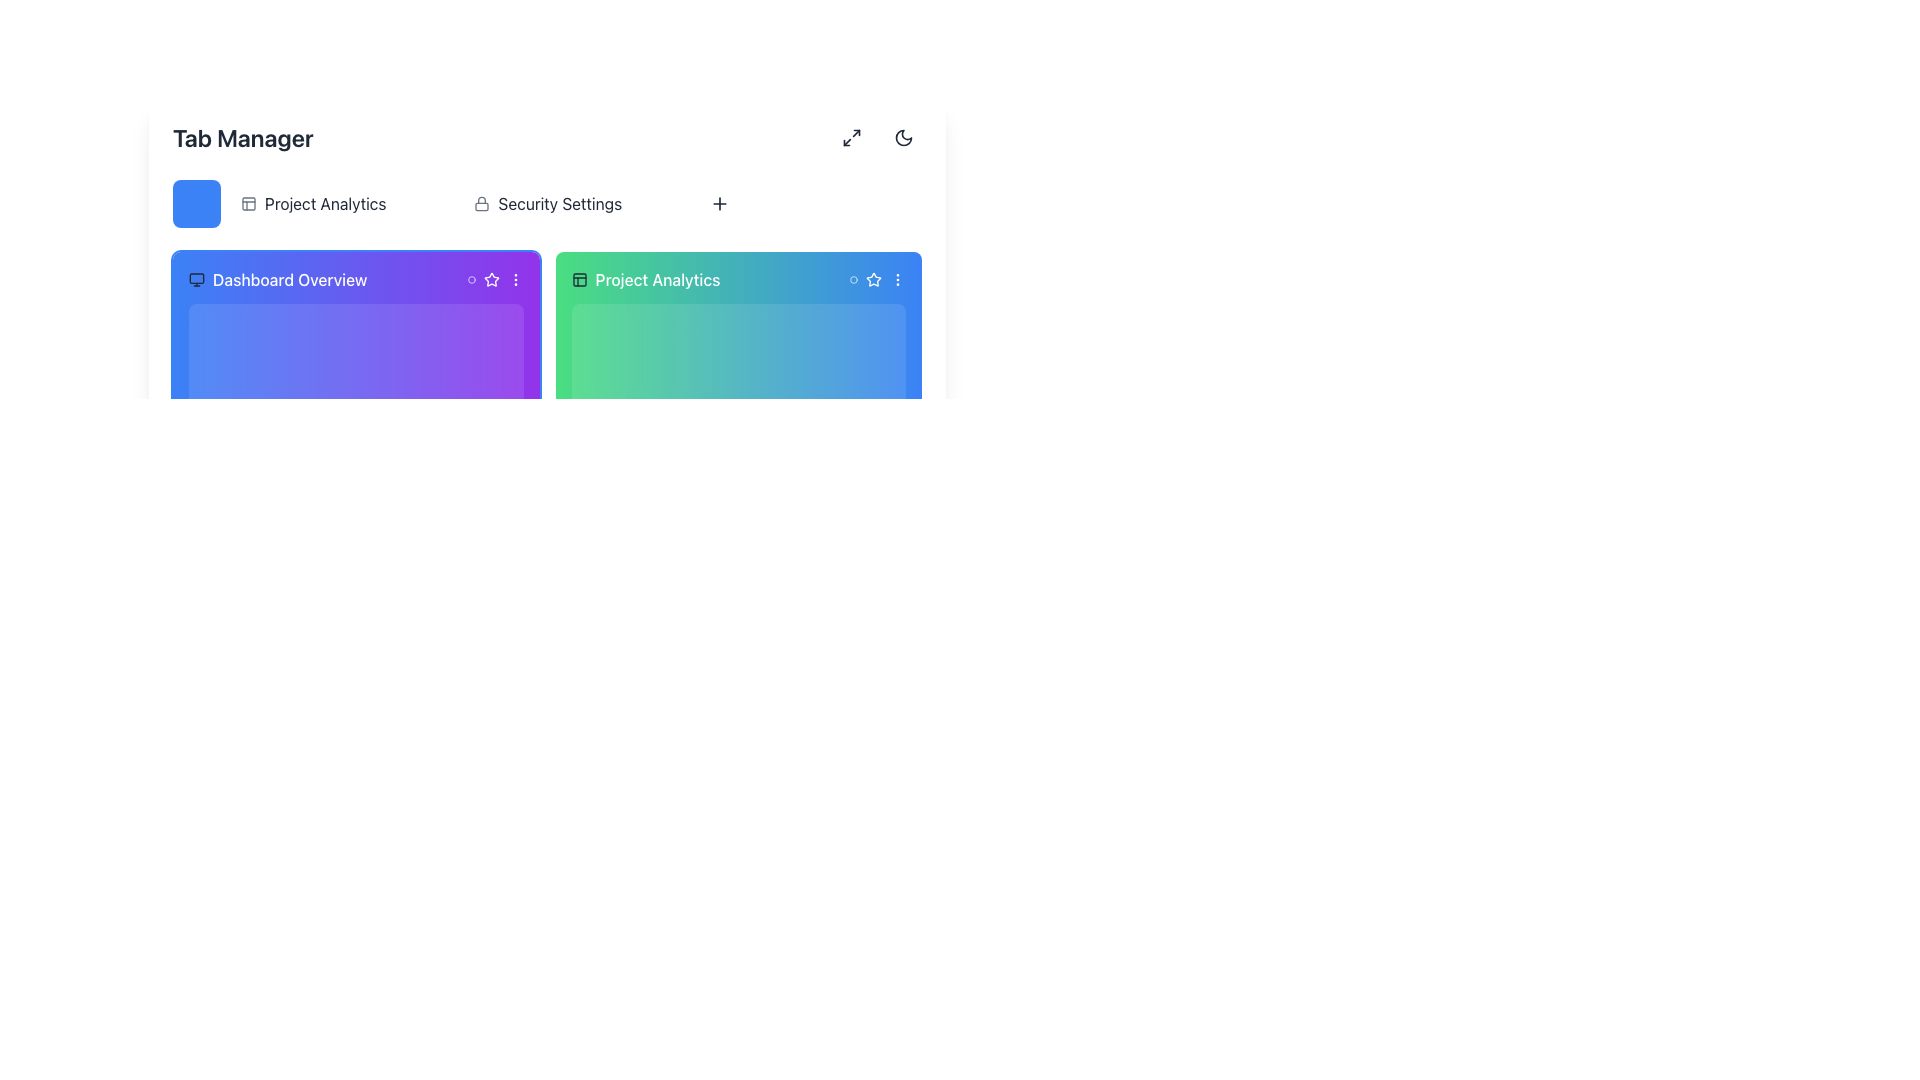 The image size is (1920, 1080). What do you see at coordinates (575, 204) in the screenshot?
I see `the 'Security Settings' button, which is styled with rounded corners and features a lock icon` at bounding box center [575, 204].